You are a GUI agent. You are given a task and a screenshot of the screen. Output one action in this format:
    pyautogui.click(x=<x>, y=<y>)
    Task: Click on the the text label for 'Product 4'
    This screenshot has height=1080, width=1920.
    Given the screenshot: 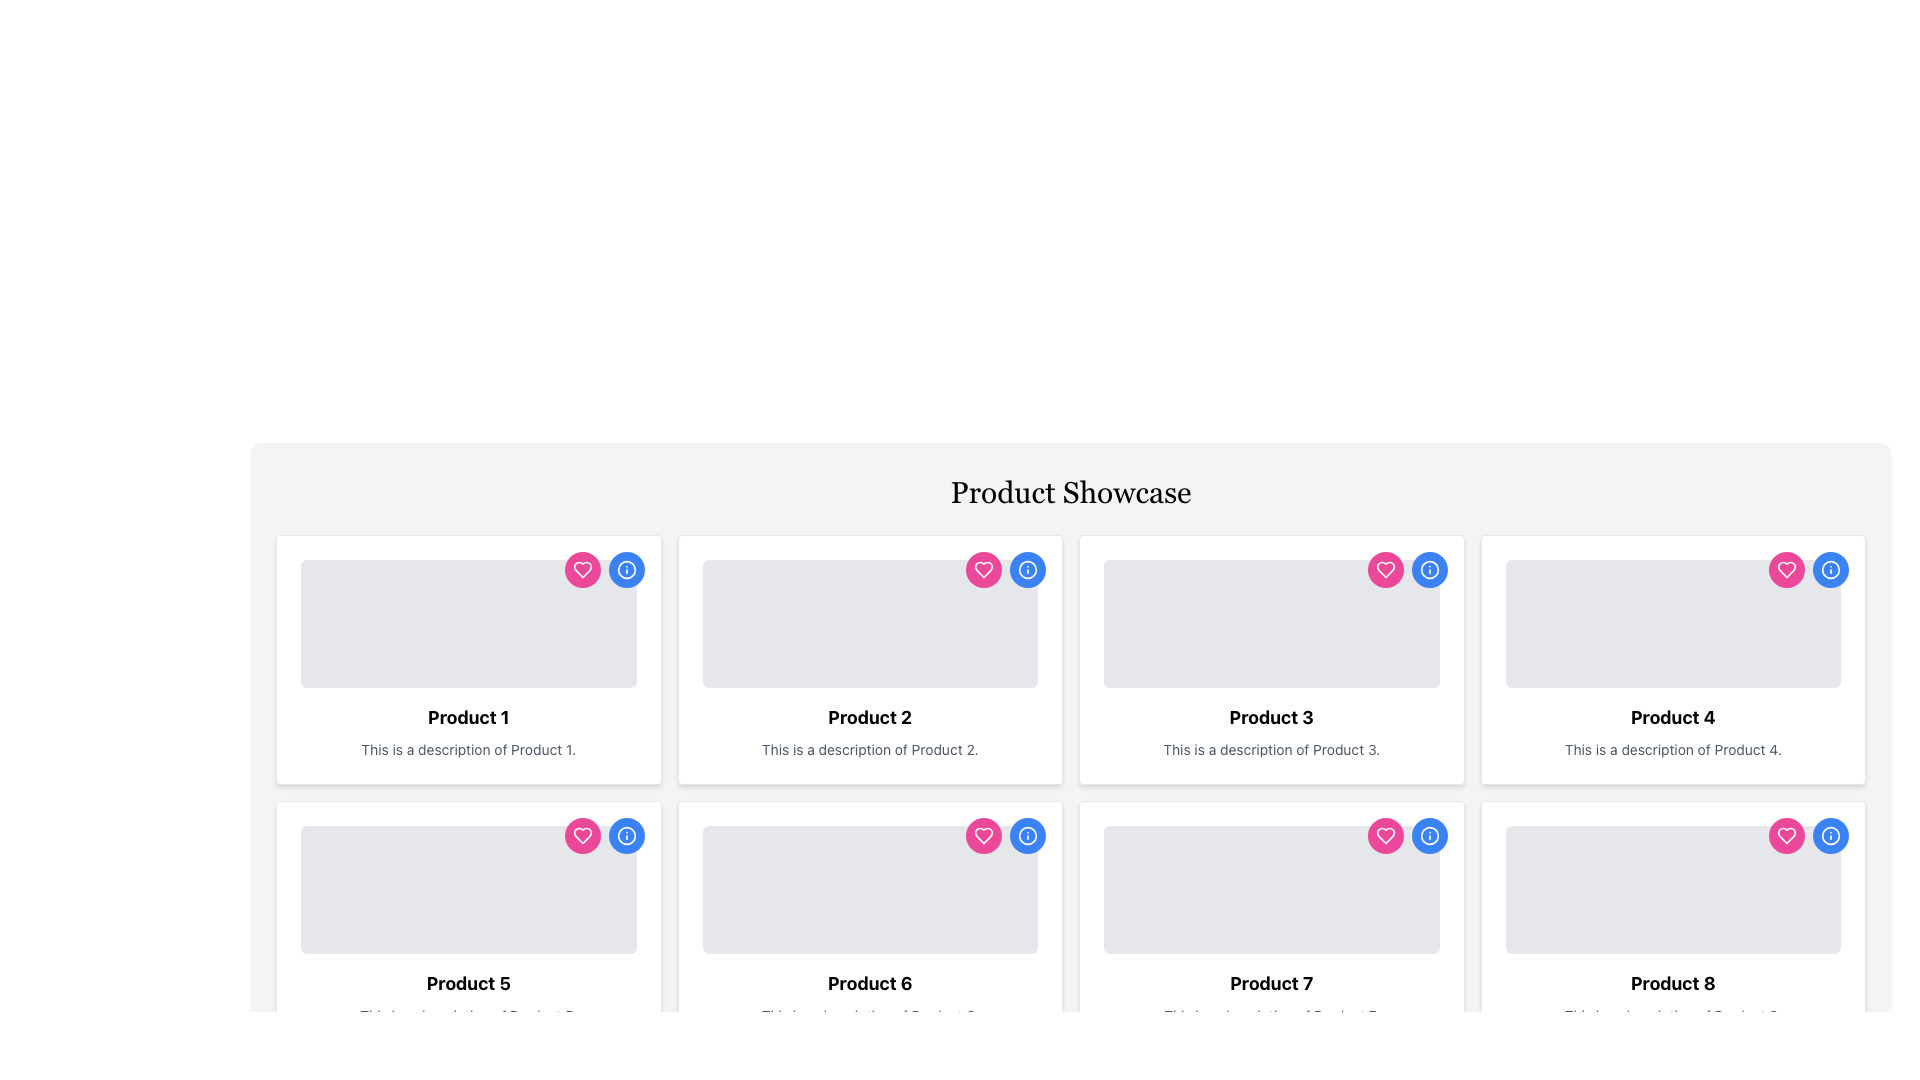 What is the action you would take?
    pyautogui.click(x=1673, y=716)
    